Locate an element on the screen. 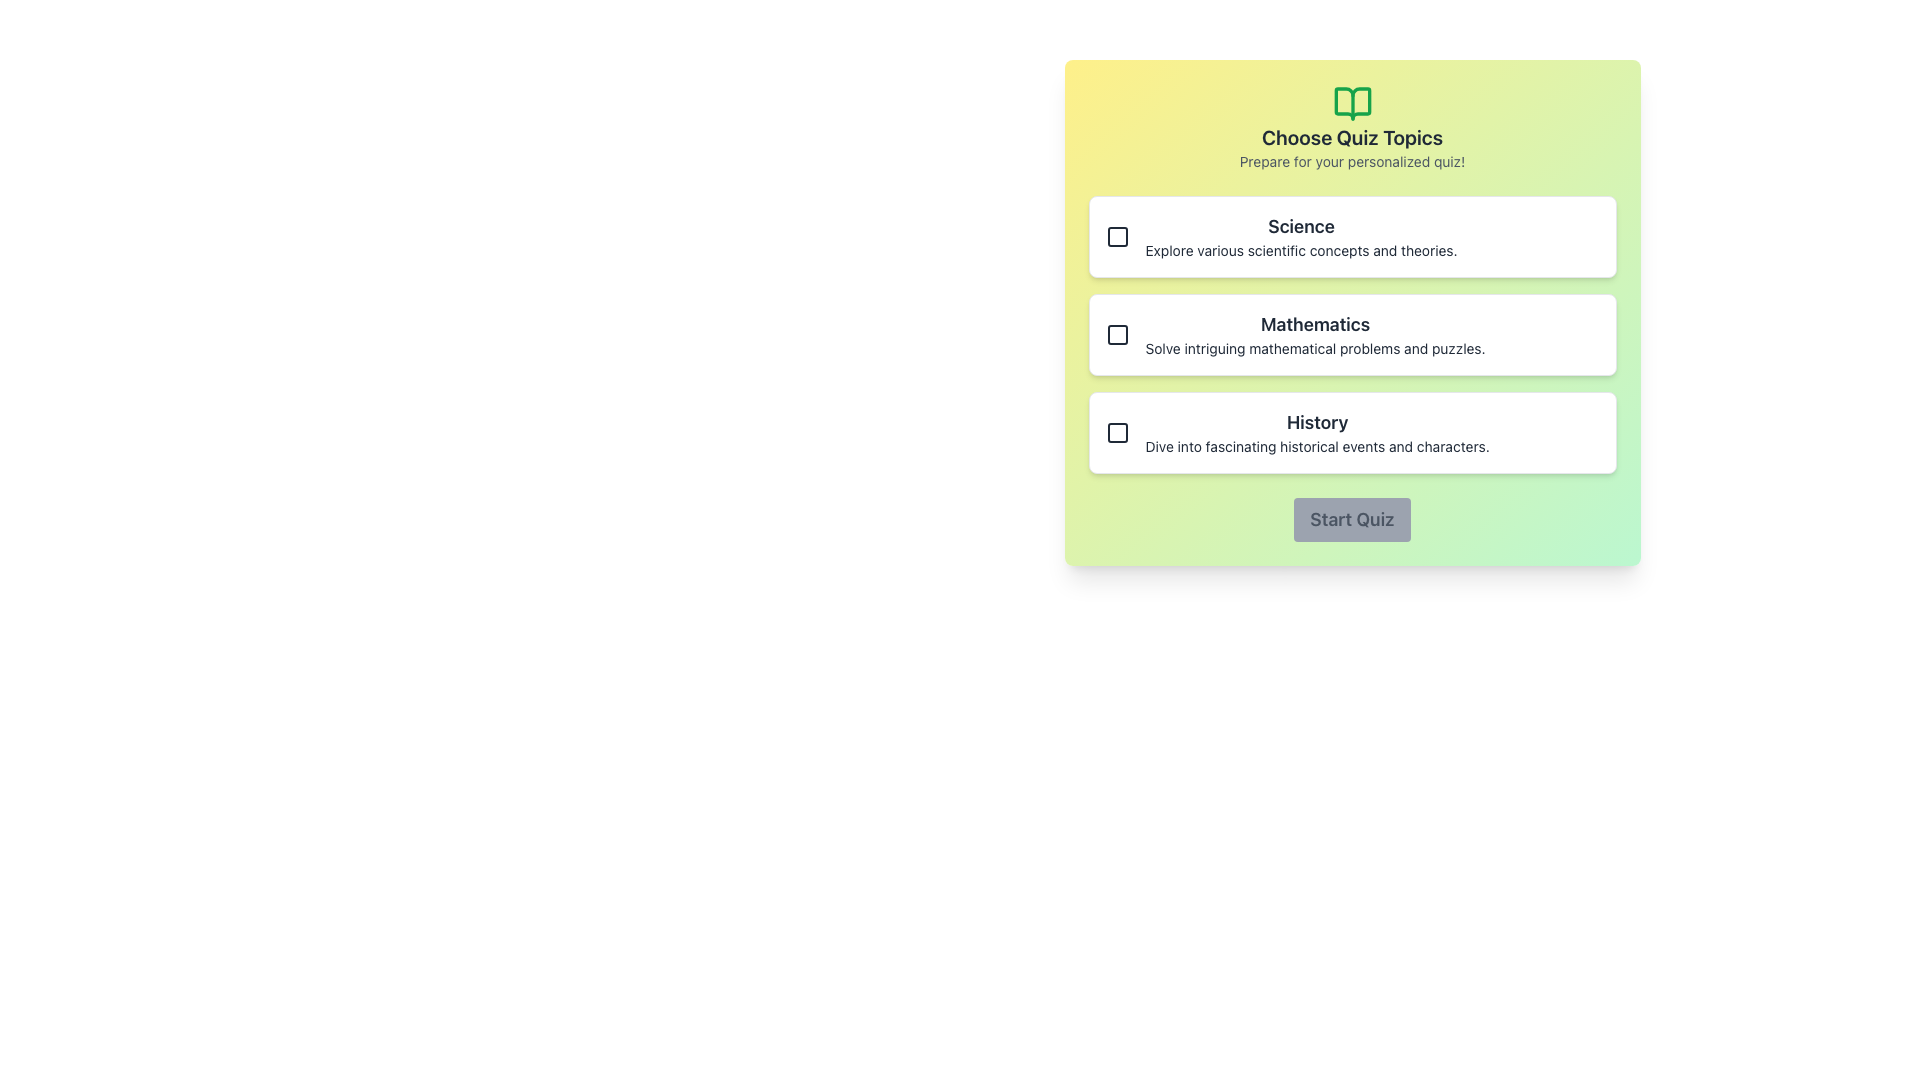 The width and height of the screenshot is (1920, 1080). the text element stating 'Explore various scientific concepts and theories' which is located beneath the bold heading 'Science' in the quiz topic selection area is located at coordinates (1301, 249).